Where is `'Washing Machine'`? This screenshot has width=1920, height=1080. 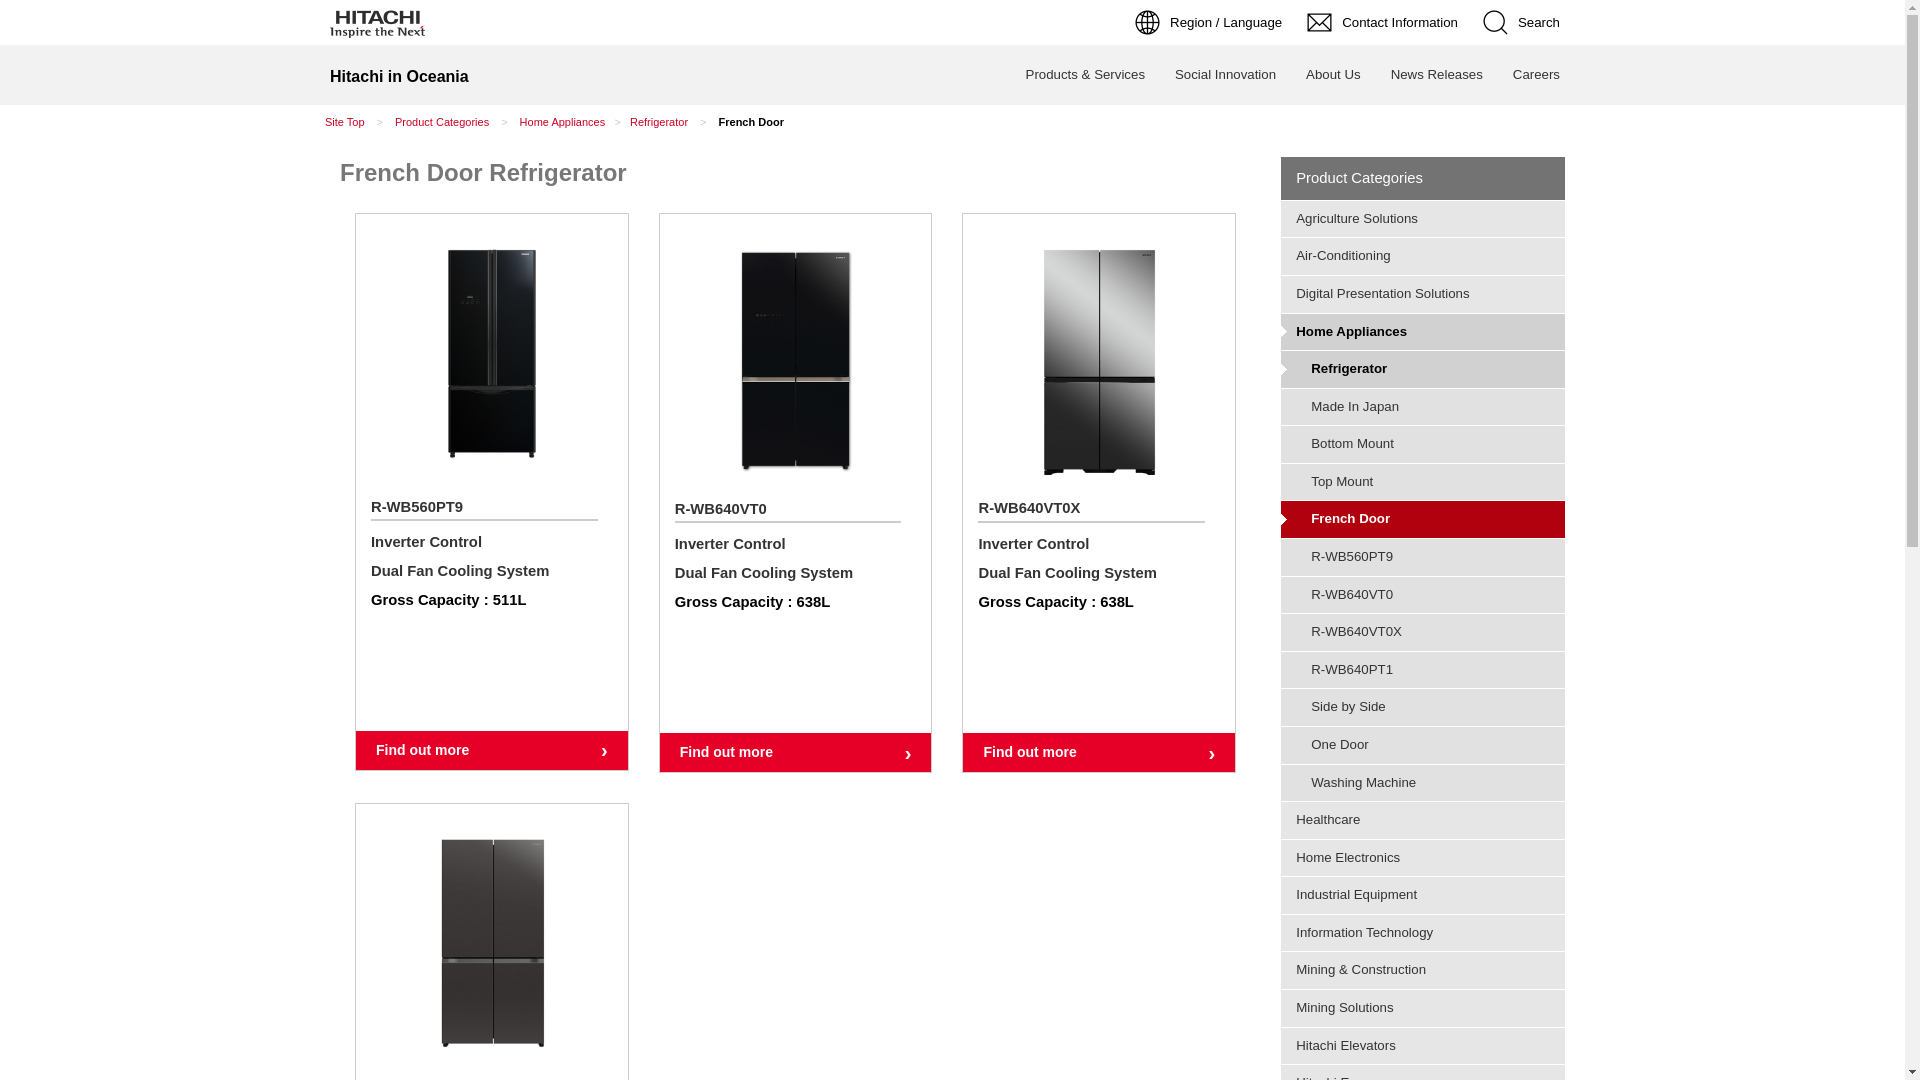
'Washing Machine' is located at coordinates (1421, 782).